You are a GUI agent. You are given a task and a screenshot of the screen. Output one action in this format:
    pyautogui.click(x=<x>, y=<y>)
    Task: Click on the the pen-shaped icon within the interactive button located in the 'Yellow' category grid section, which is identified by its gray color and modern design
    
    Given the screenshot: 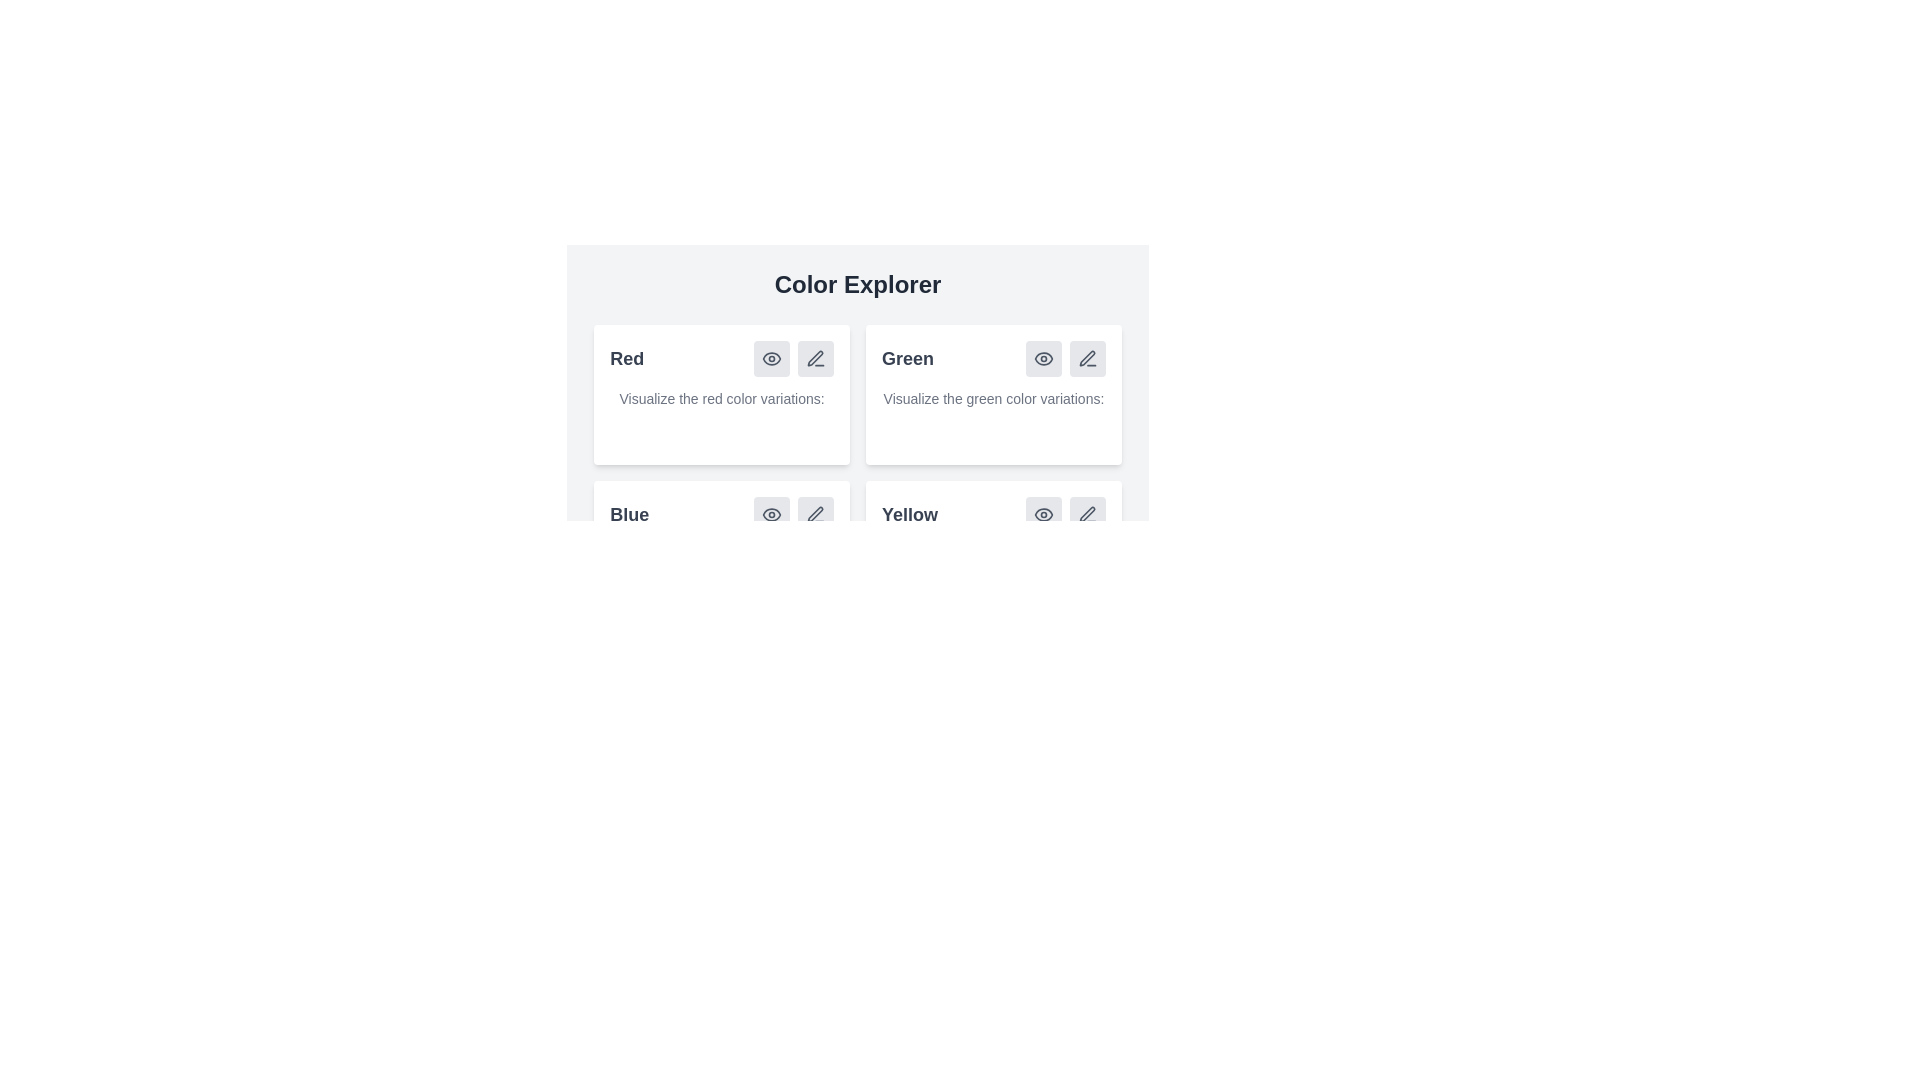 What is the action you would take?
    pyautogui.click(x=1086, y=514)
    